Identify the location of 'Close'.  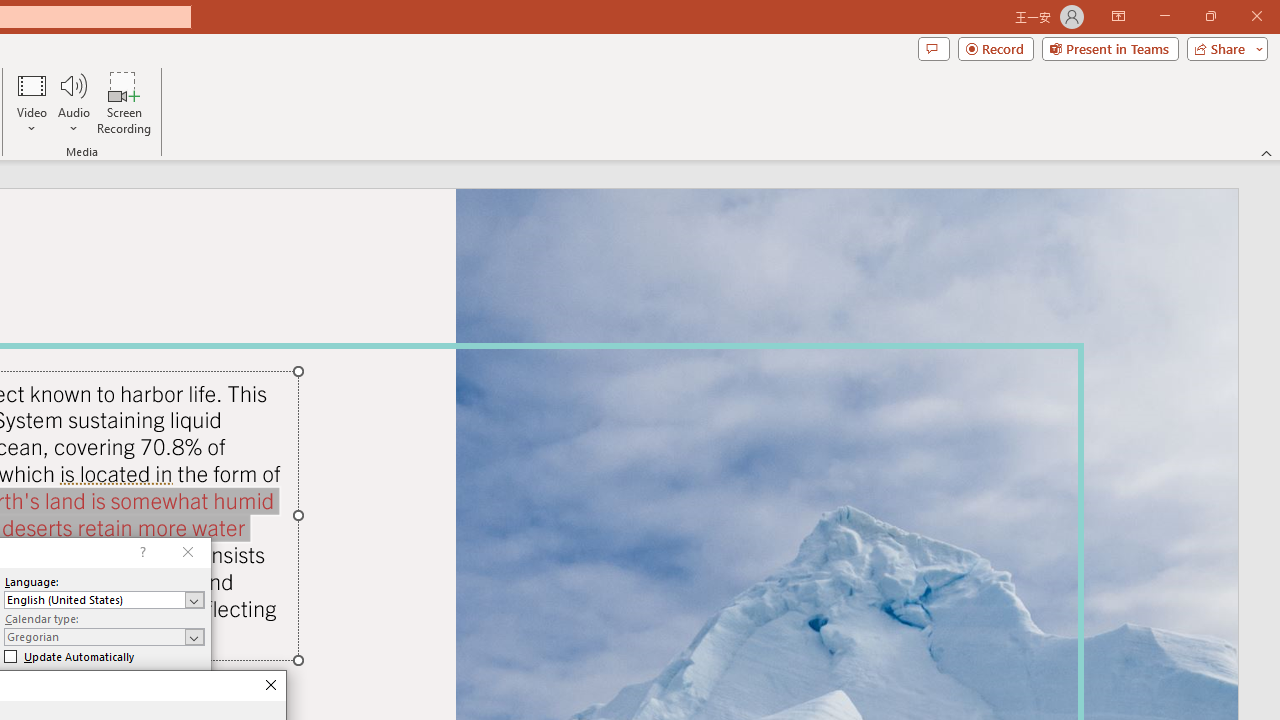
(269, 685).